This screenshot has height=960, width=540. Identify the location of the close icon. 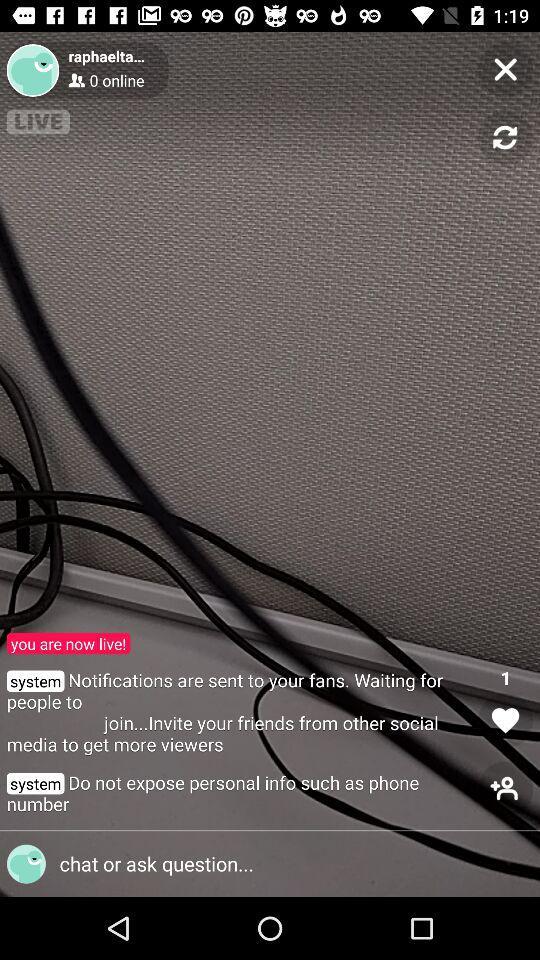
(504, 69).